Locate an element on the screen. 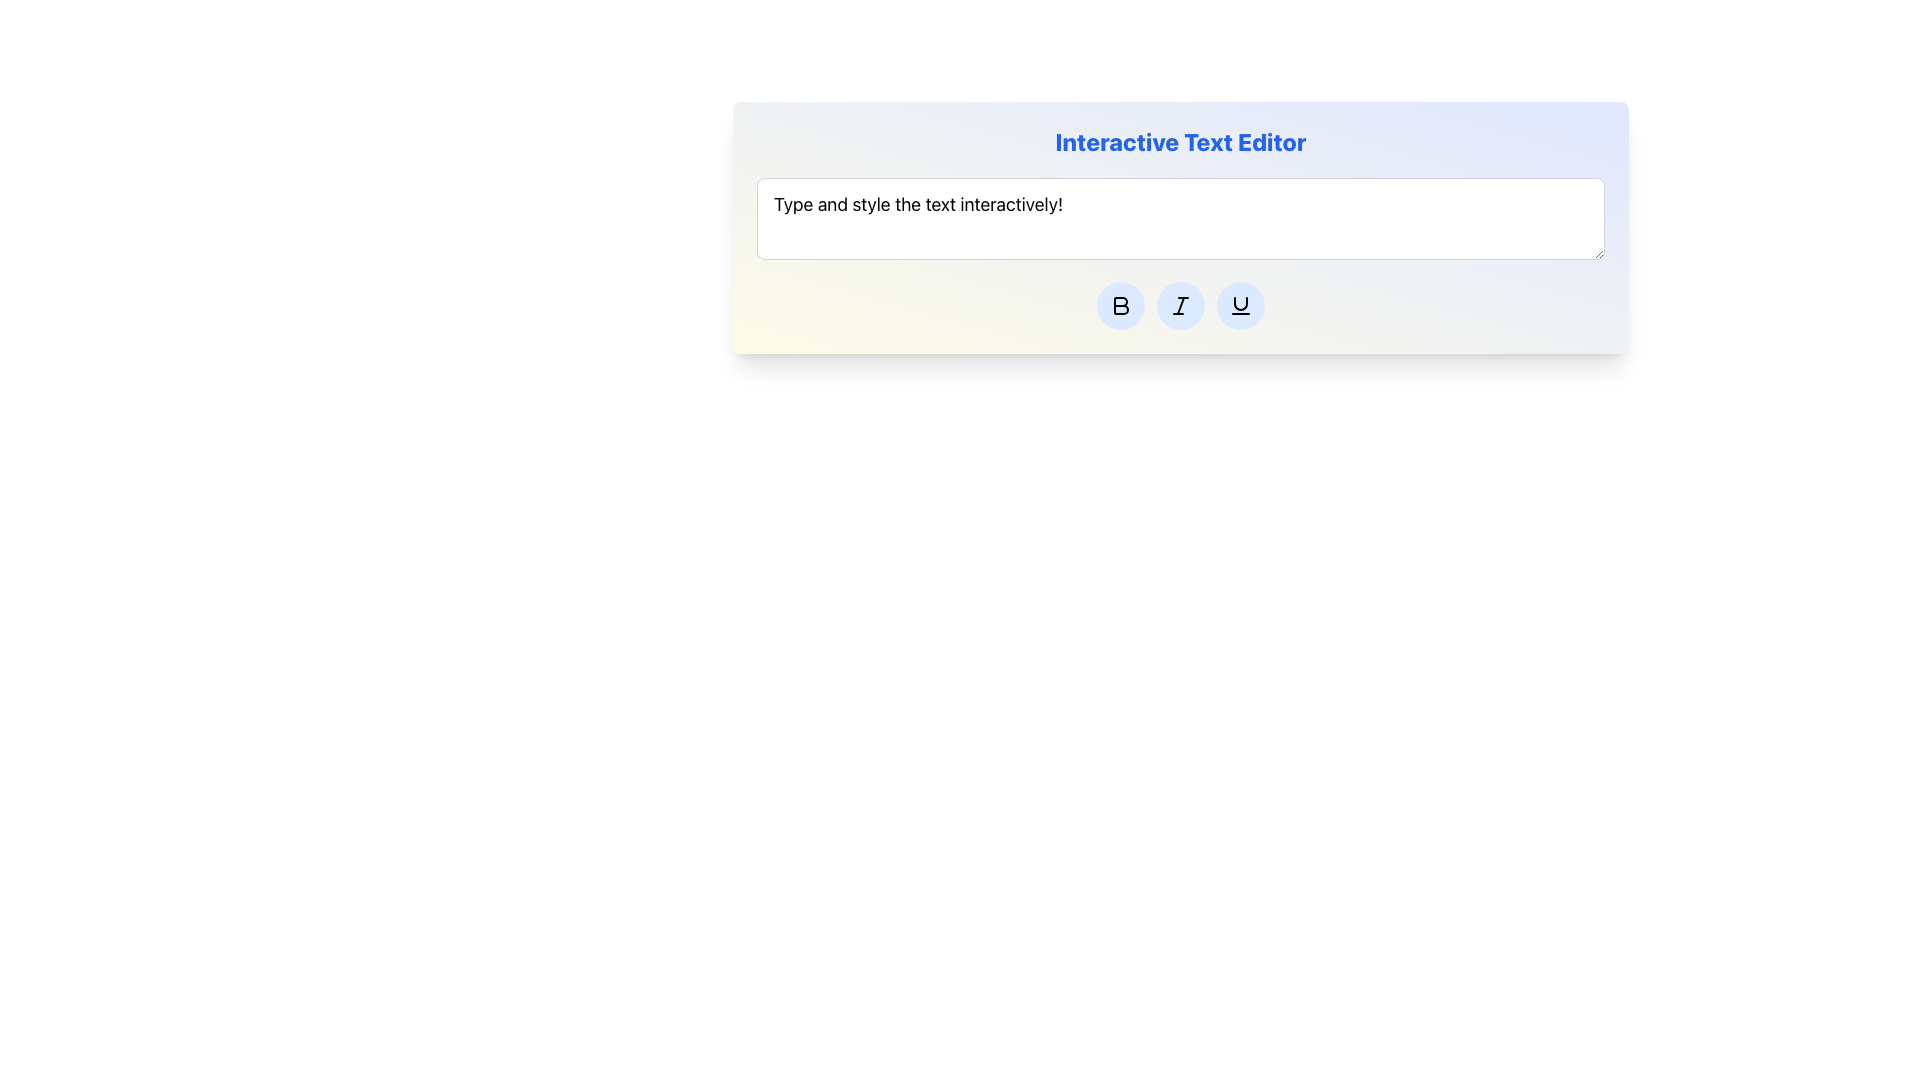 The height and width of the screenshot is (1080, 1920). the middle icon button is located at coordinates (1180, 305).